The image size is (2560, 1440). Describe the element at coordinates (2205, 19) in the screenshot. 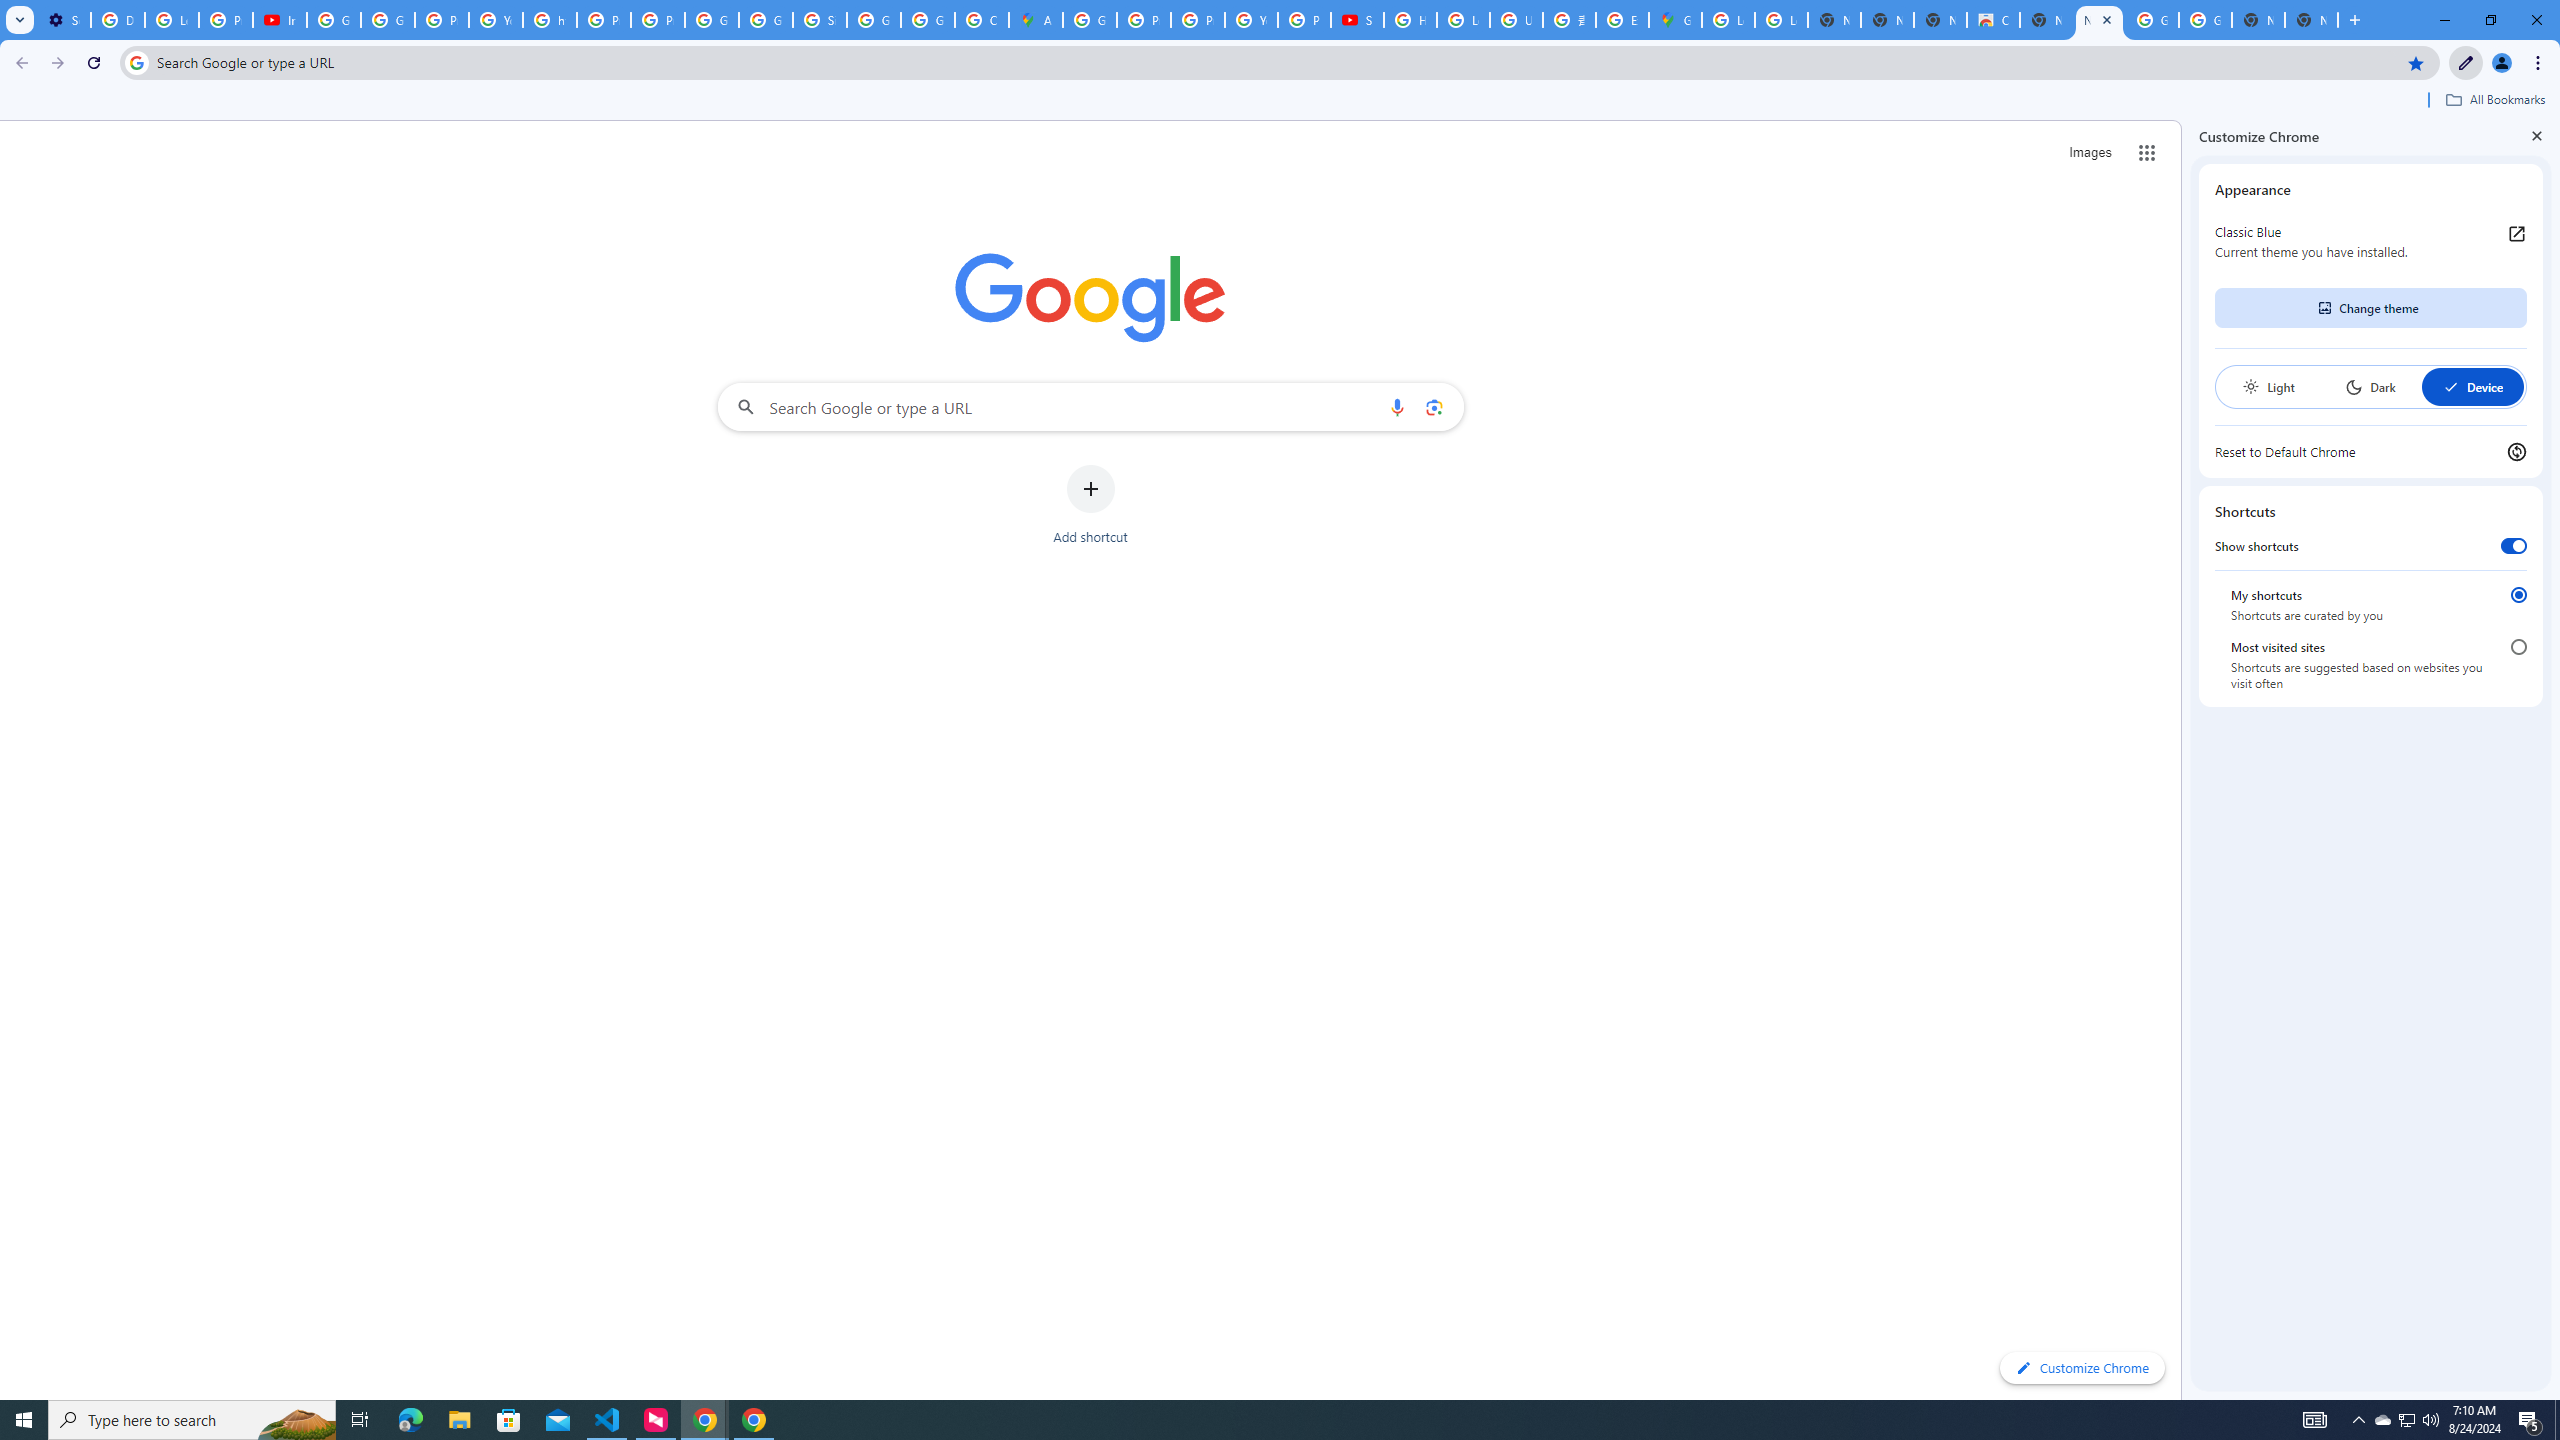

I see `'Google Images'` at that location.